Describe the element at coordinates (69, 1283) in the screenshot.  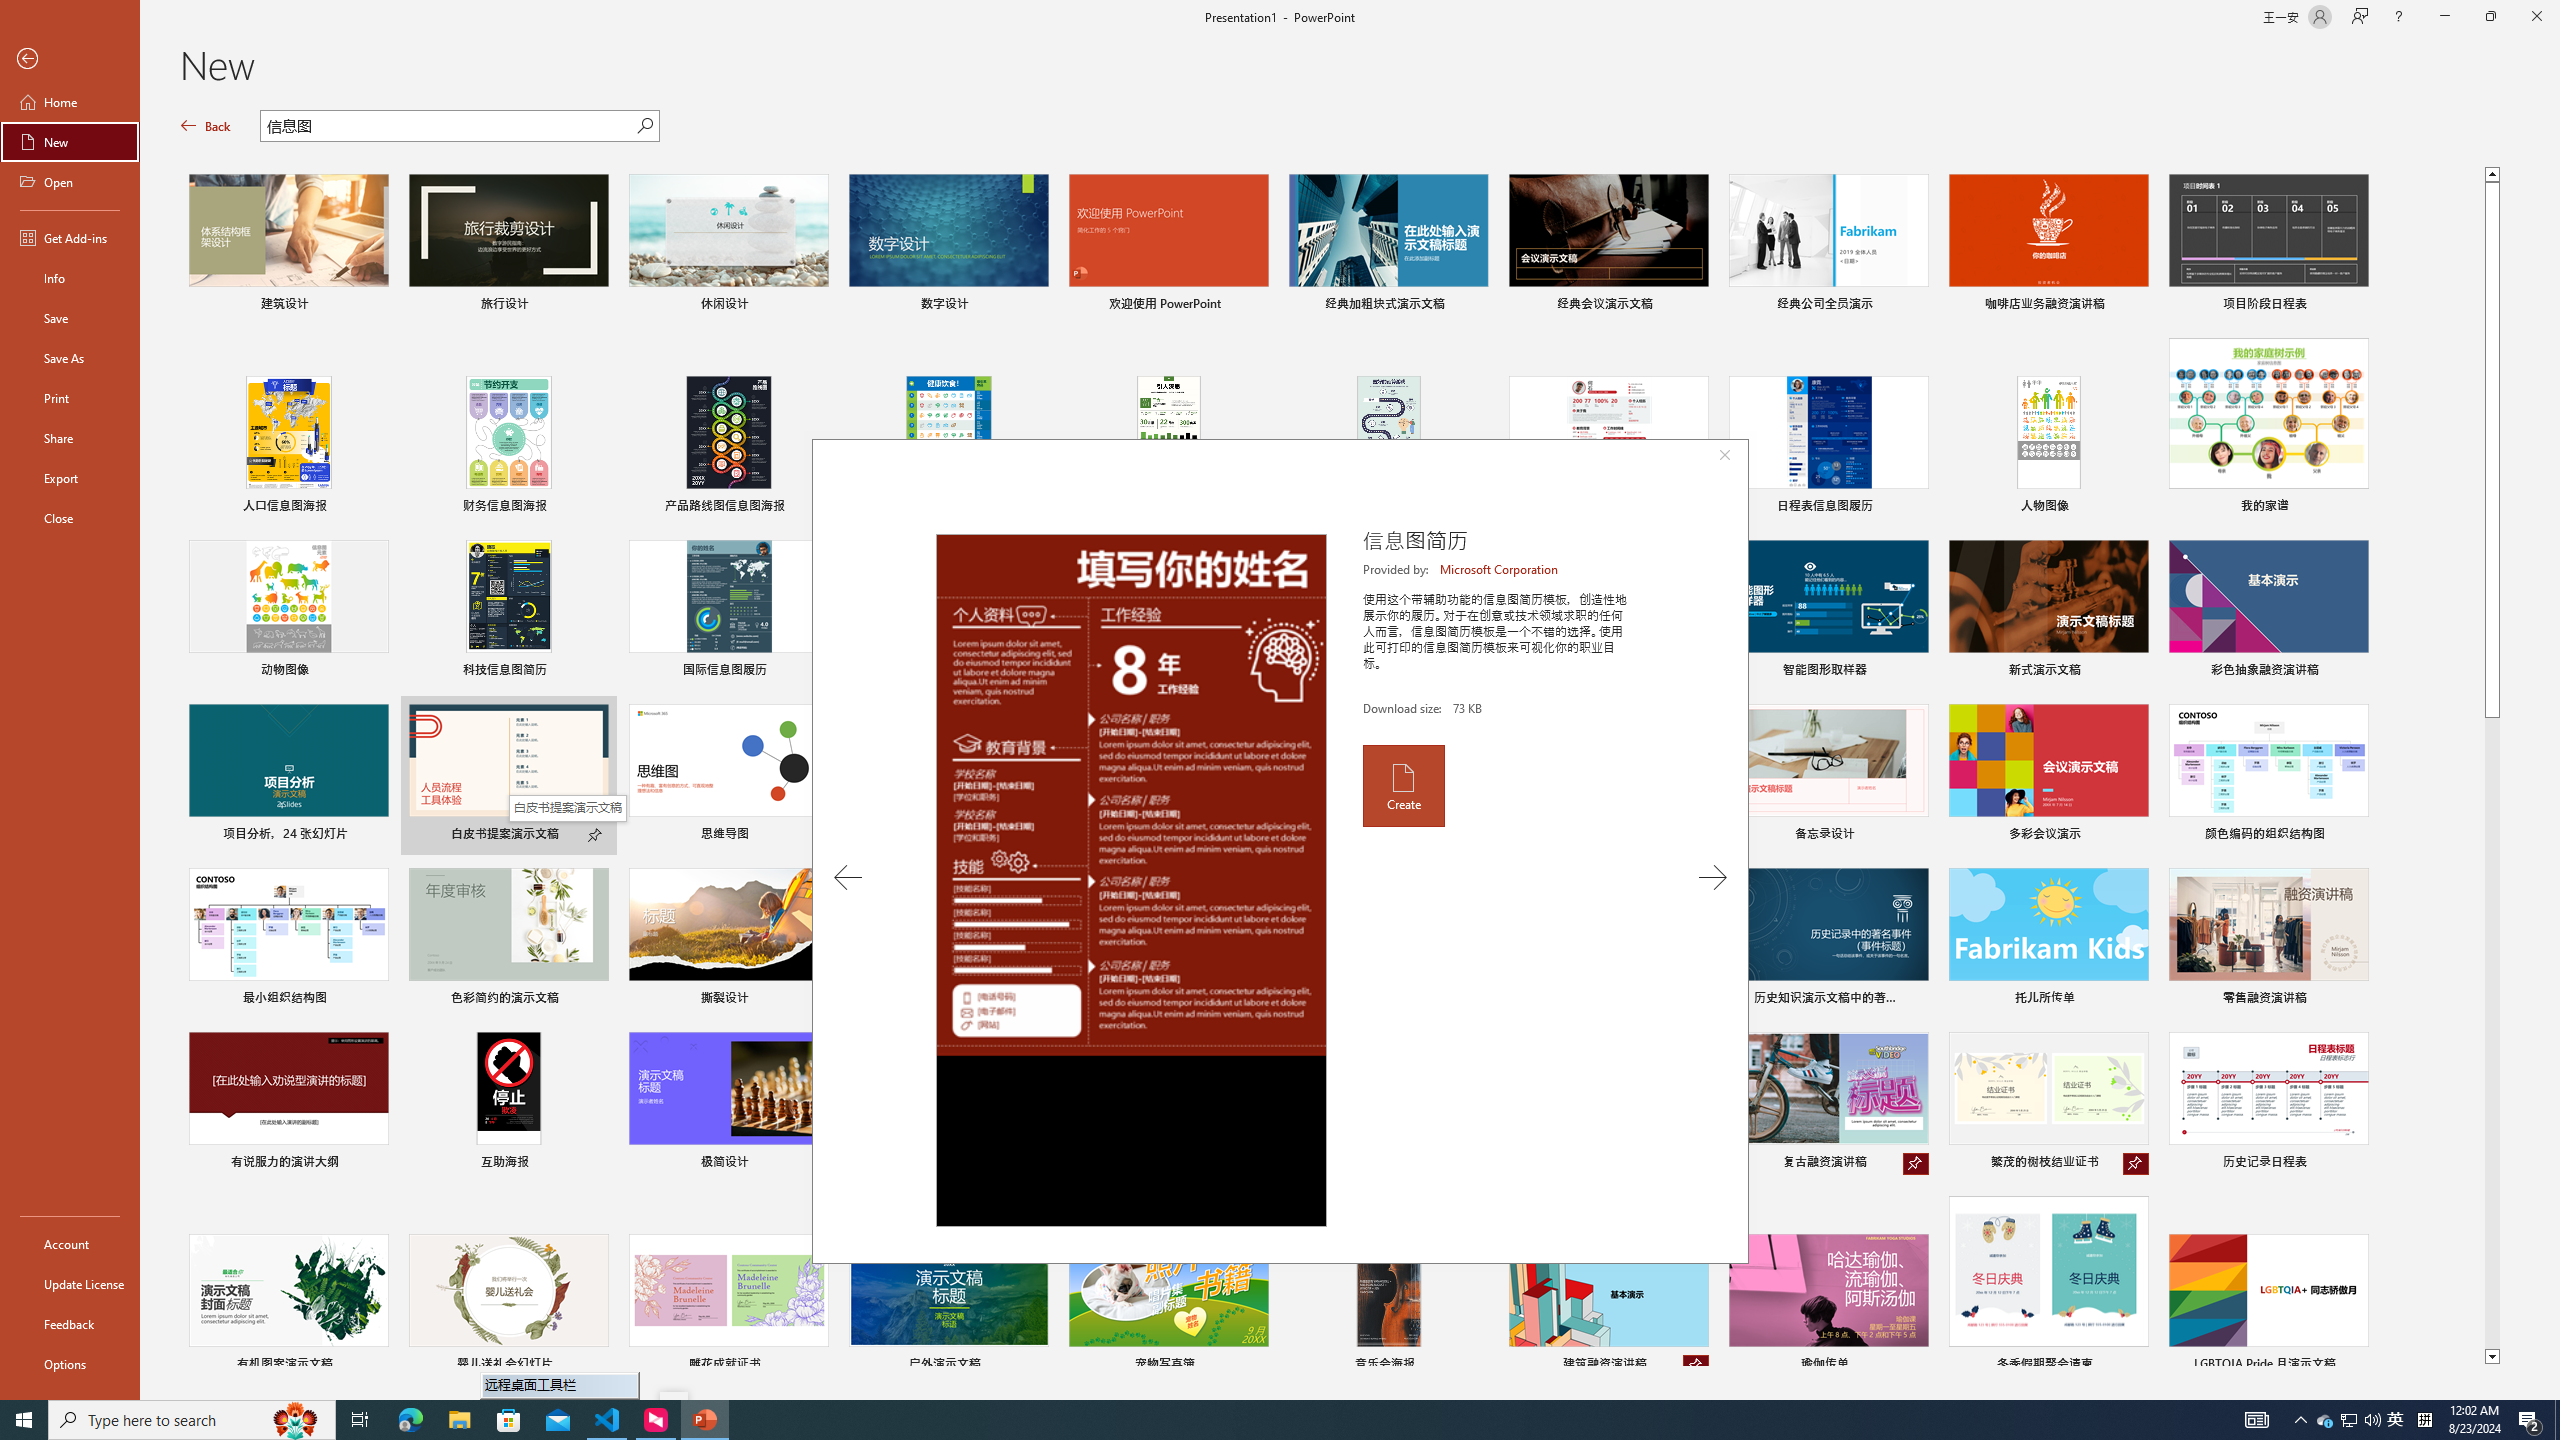
I see `'Update License'` at that location.